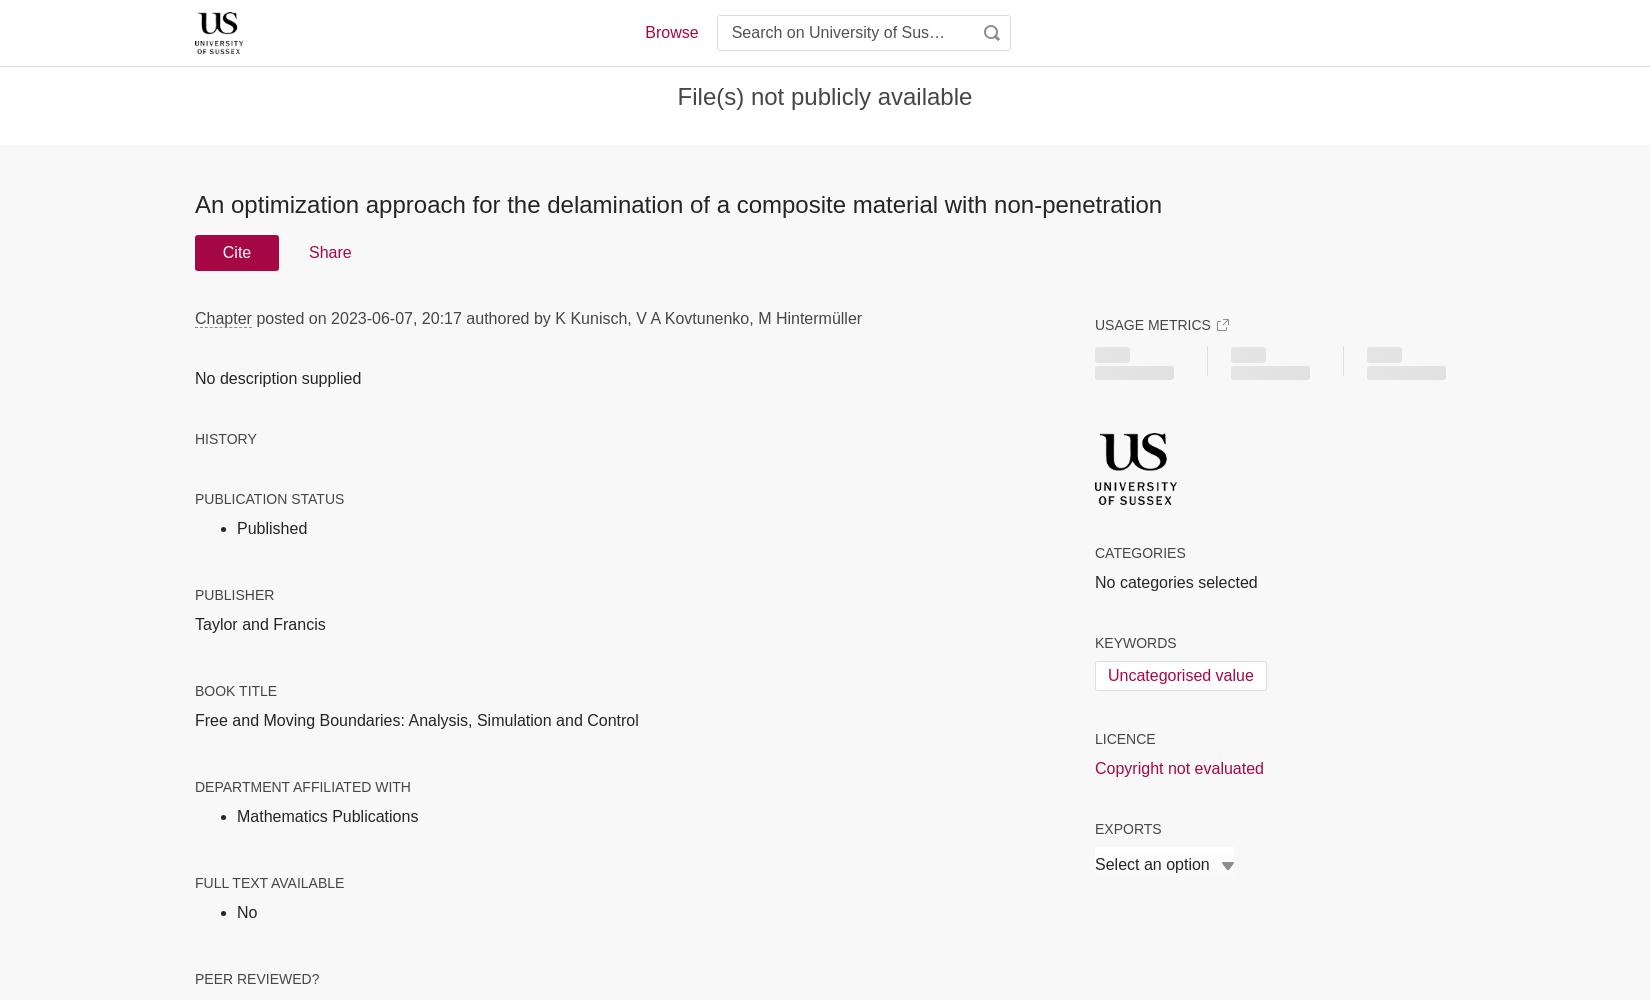 This screenshot has height=1000, width=1650. I want to click on 'File(s) not publicly available', so click(823, 94).